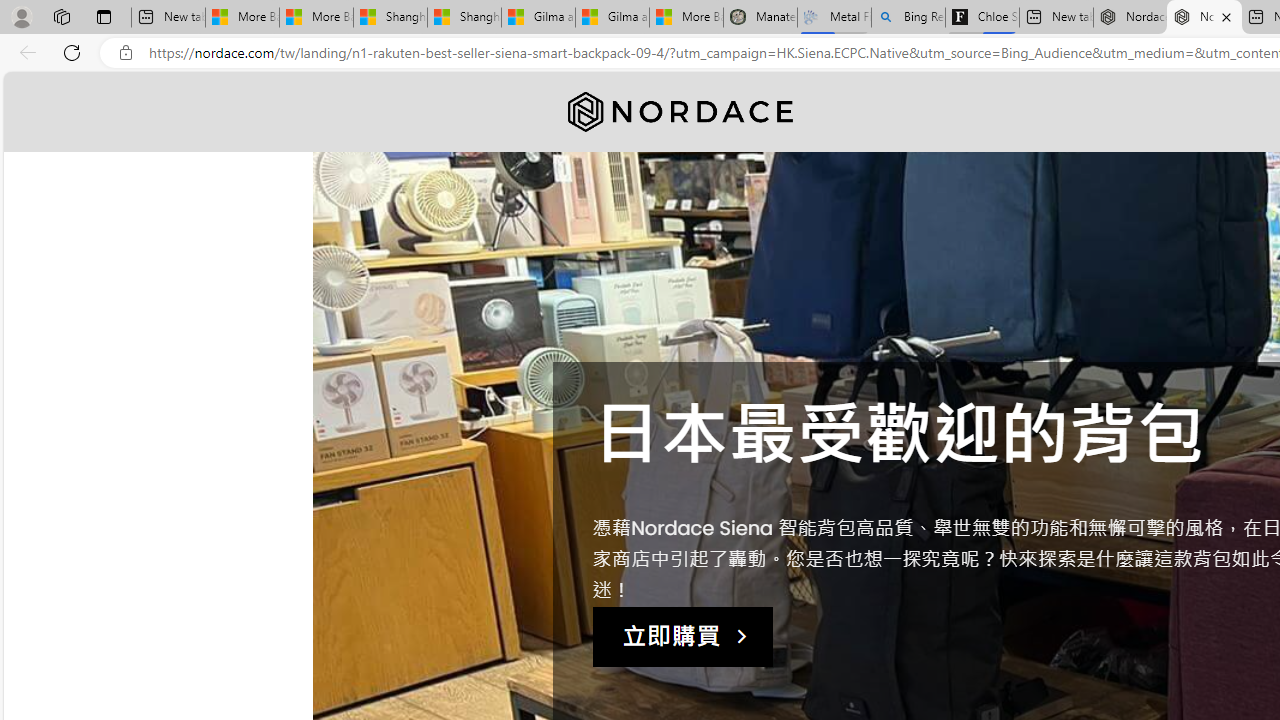 The width and height of the screenshot is (1280, 720). I want to click on 'Back', so click(24, 51).